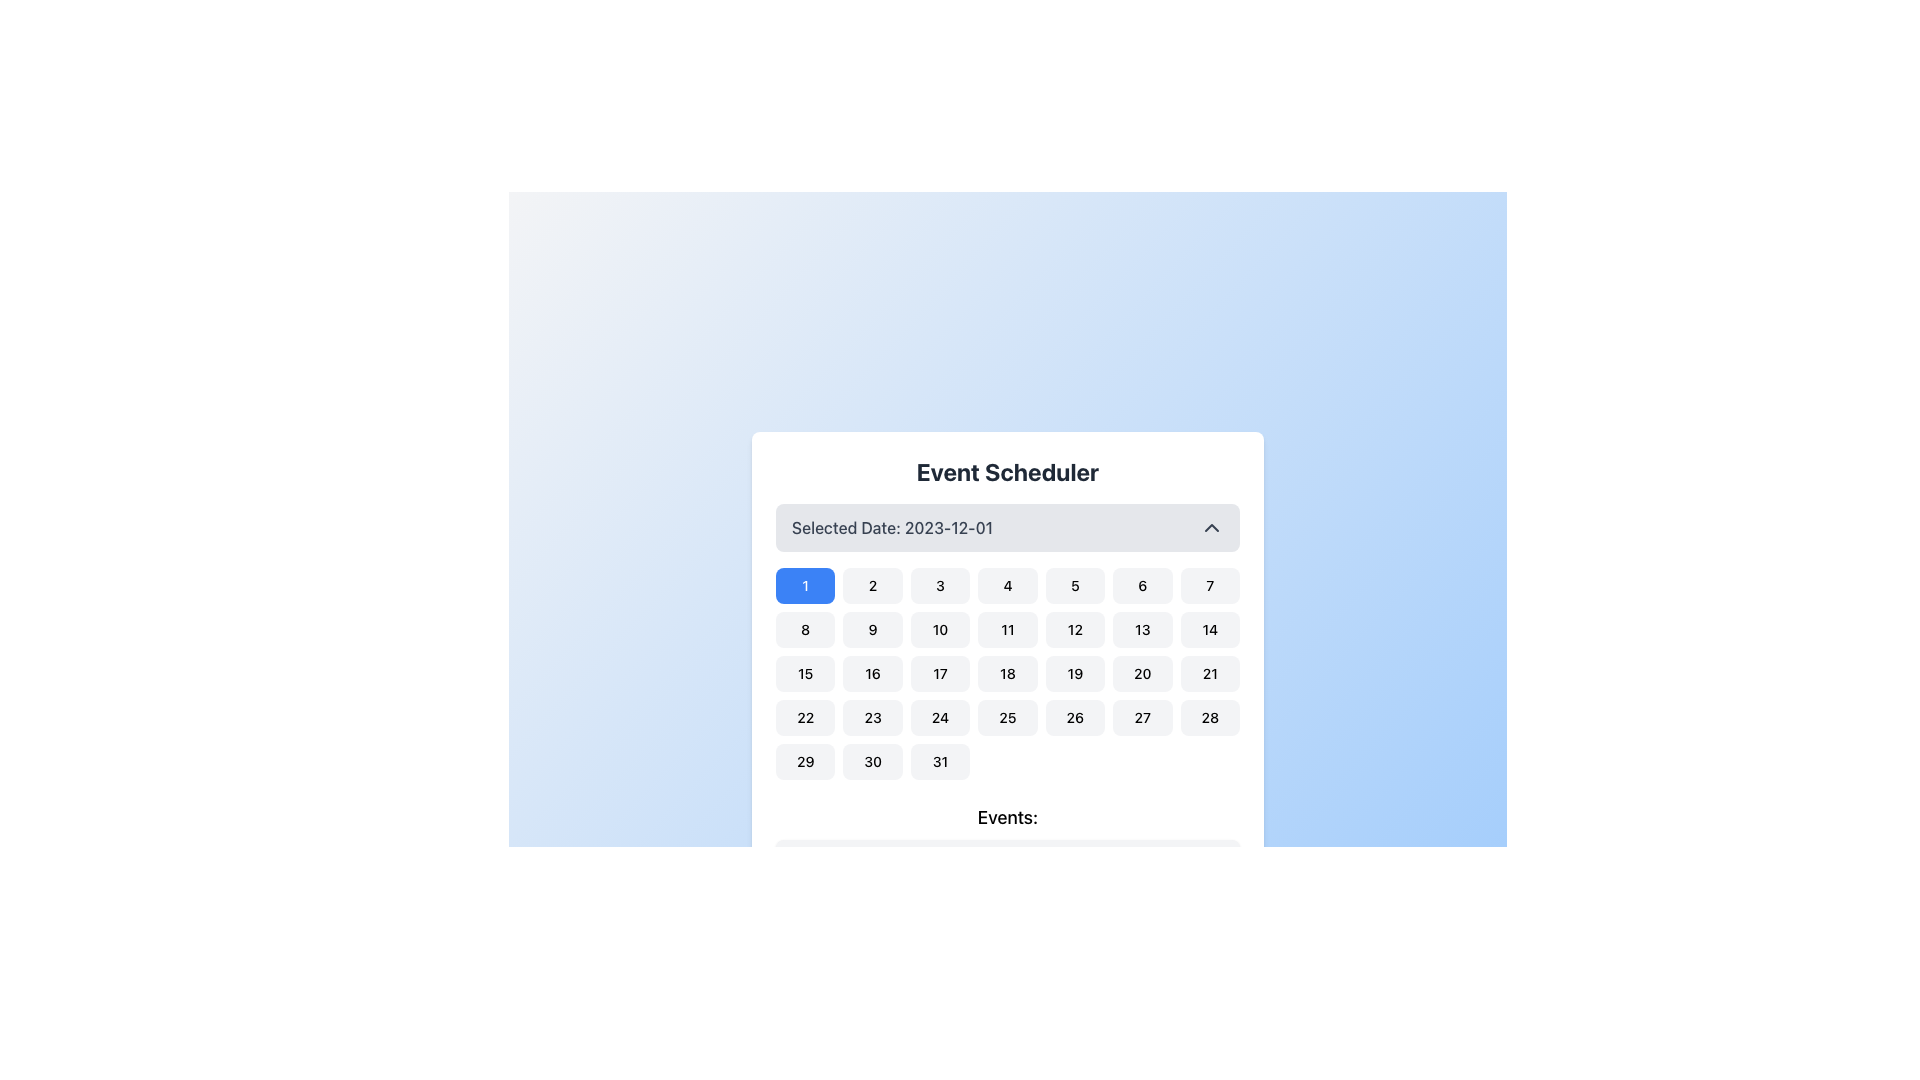 This screenshot has width=1920, height=1080. Describe the element at coordinates (873, 716) in the screenshot. I see `the rounded rectangular button labeled '23' in the Event Scheduler modal` at that location.